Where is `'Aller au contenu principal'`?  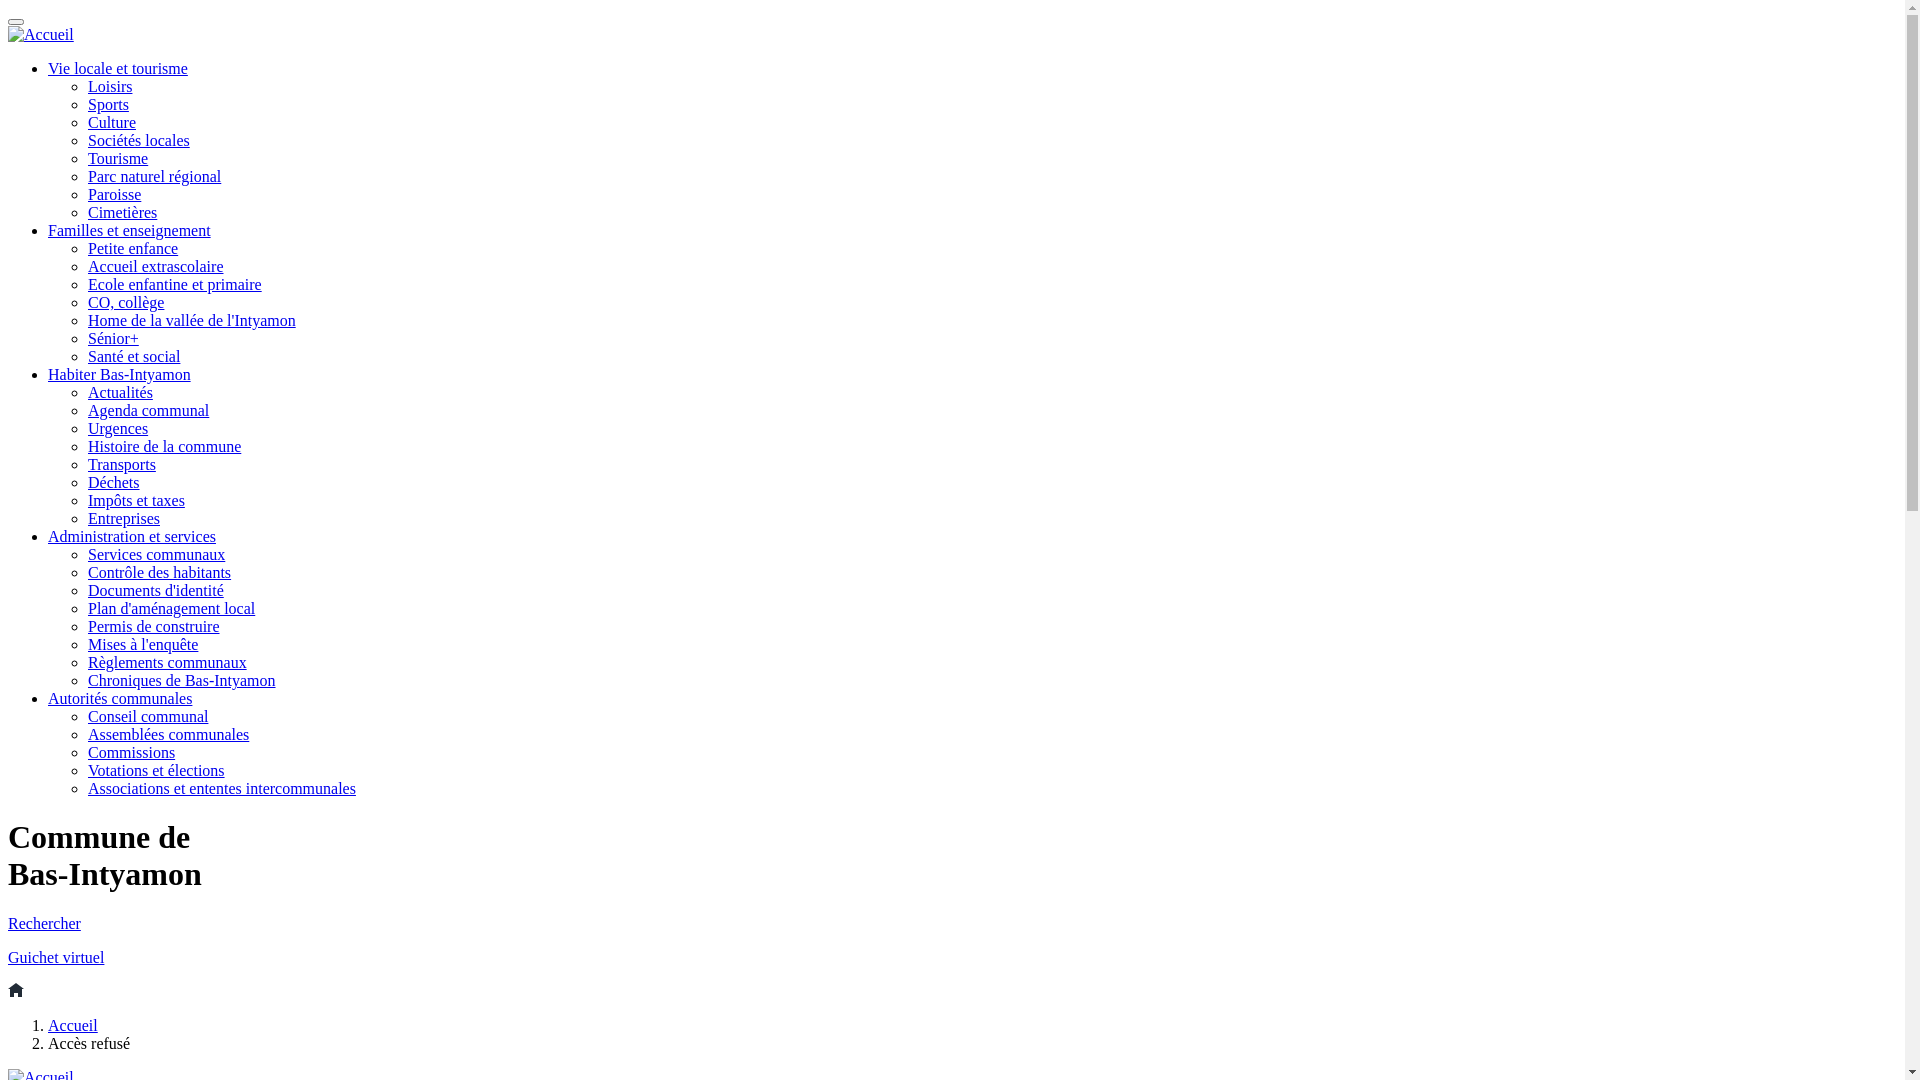
'Aller au contenu principal' is located at coordinates (8, 8).